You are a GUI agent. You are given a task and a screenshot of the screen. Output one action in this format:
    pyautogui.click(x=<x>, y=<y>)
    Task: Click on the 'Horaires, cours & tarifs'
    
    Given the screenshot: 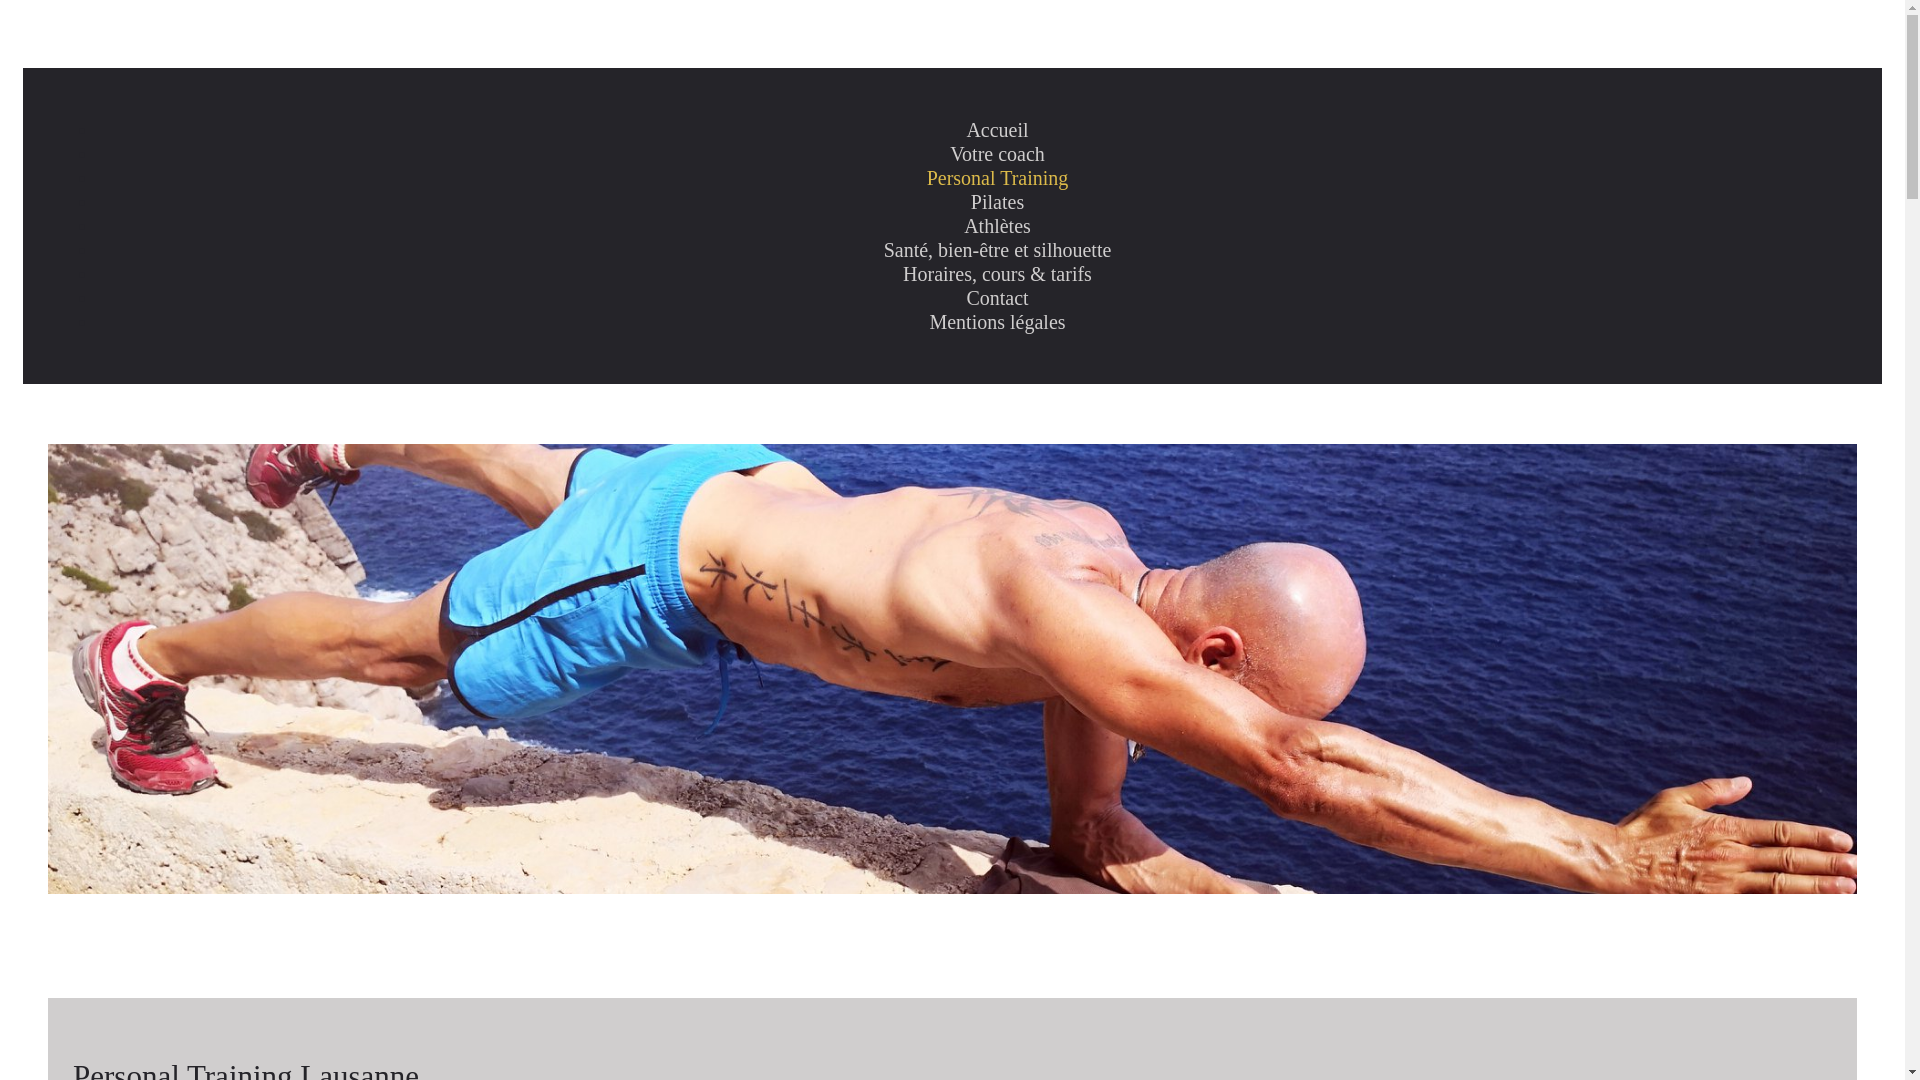 What is the action you would take?
    pyautogui.click(x=901, y=273)
    